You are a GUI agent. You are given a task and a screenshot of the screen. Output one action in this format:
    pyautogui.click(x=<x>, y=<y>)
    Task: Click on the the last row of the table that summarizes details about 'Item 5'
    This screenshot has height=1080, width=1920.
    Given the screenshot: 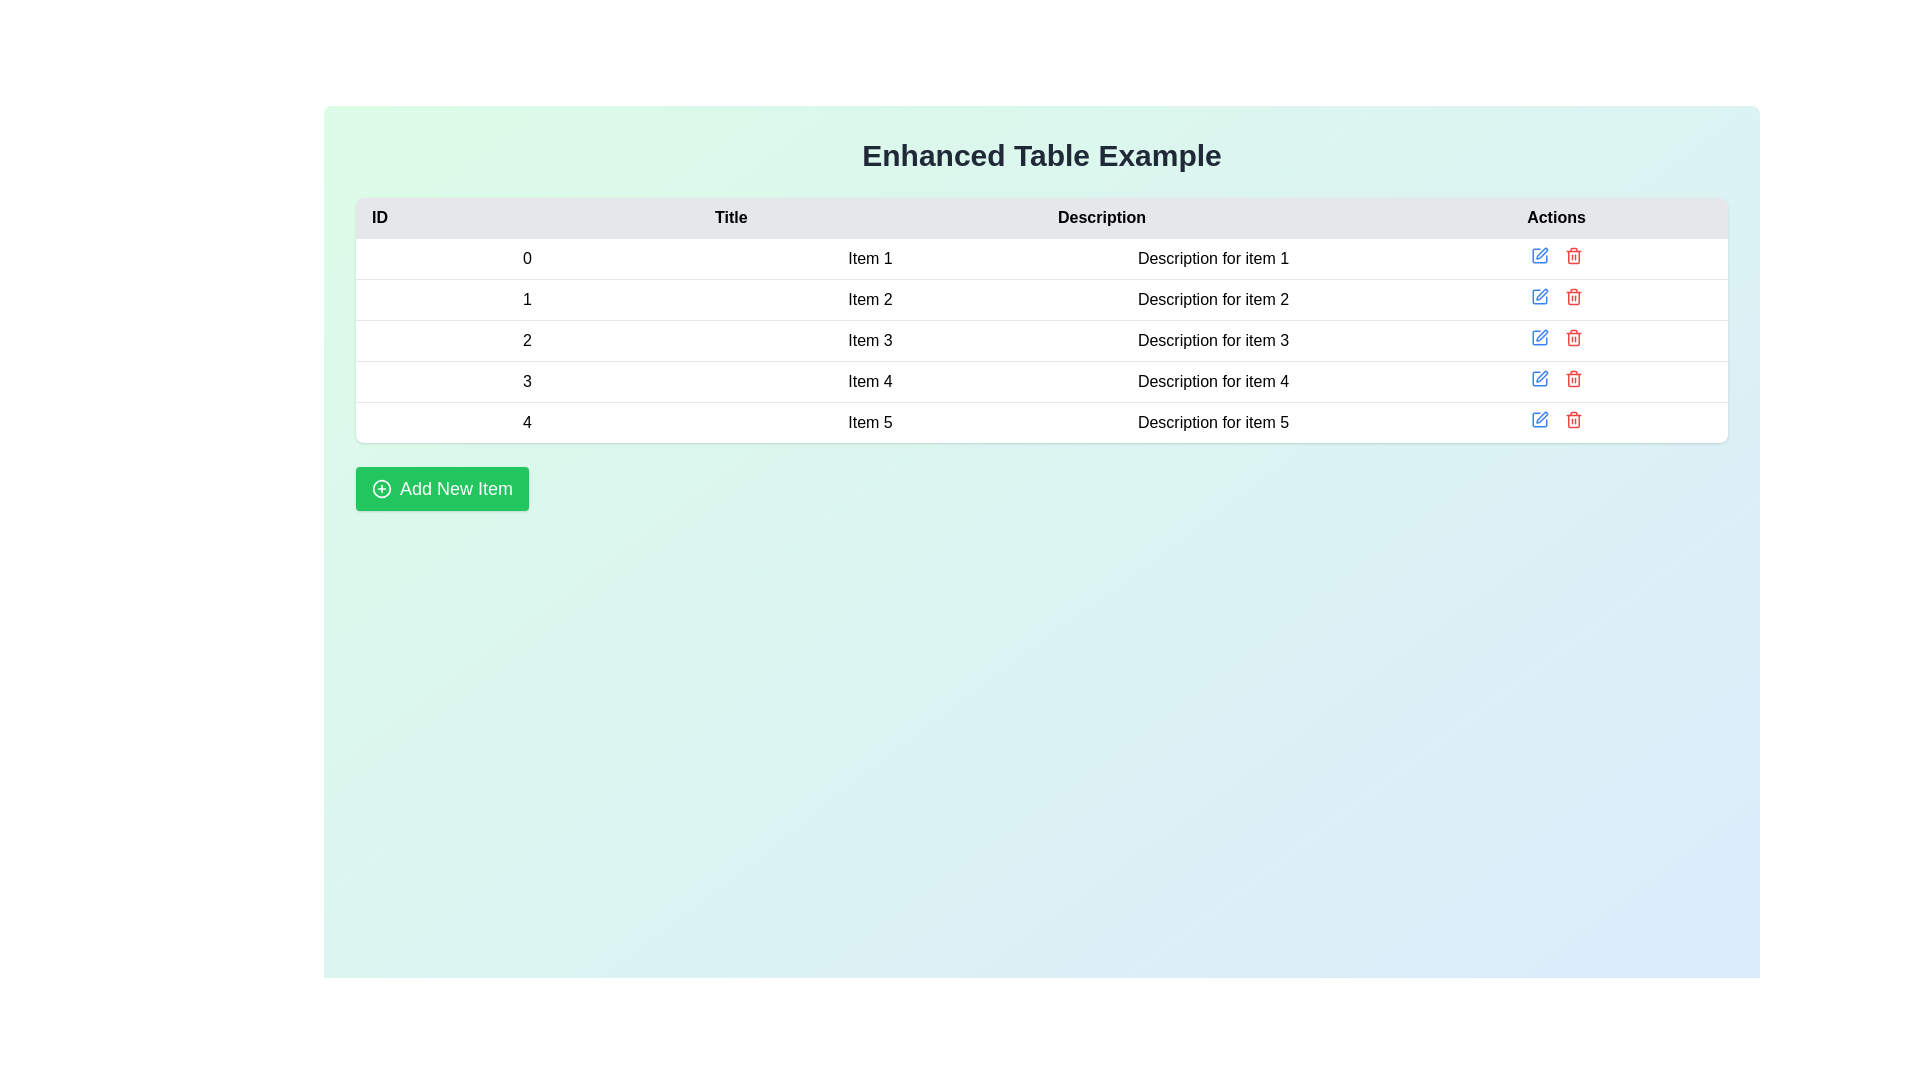 What is the action you would take?
    pyautogui.click(x=1040, y=420)
    